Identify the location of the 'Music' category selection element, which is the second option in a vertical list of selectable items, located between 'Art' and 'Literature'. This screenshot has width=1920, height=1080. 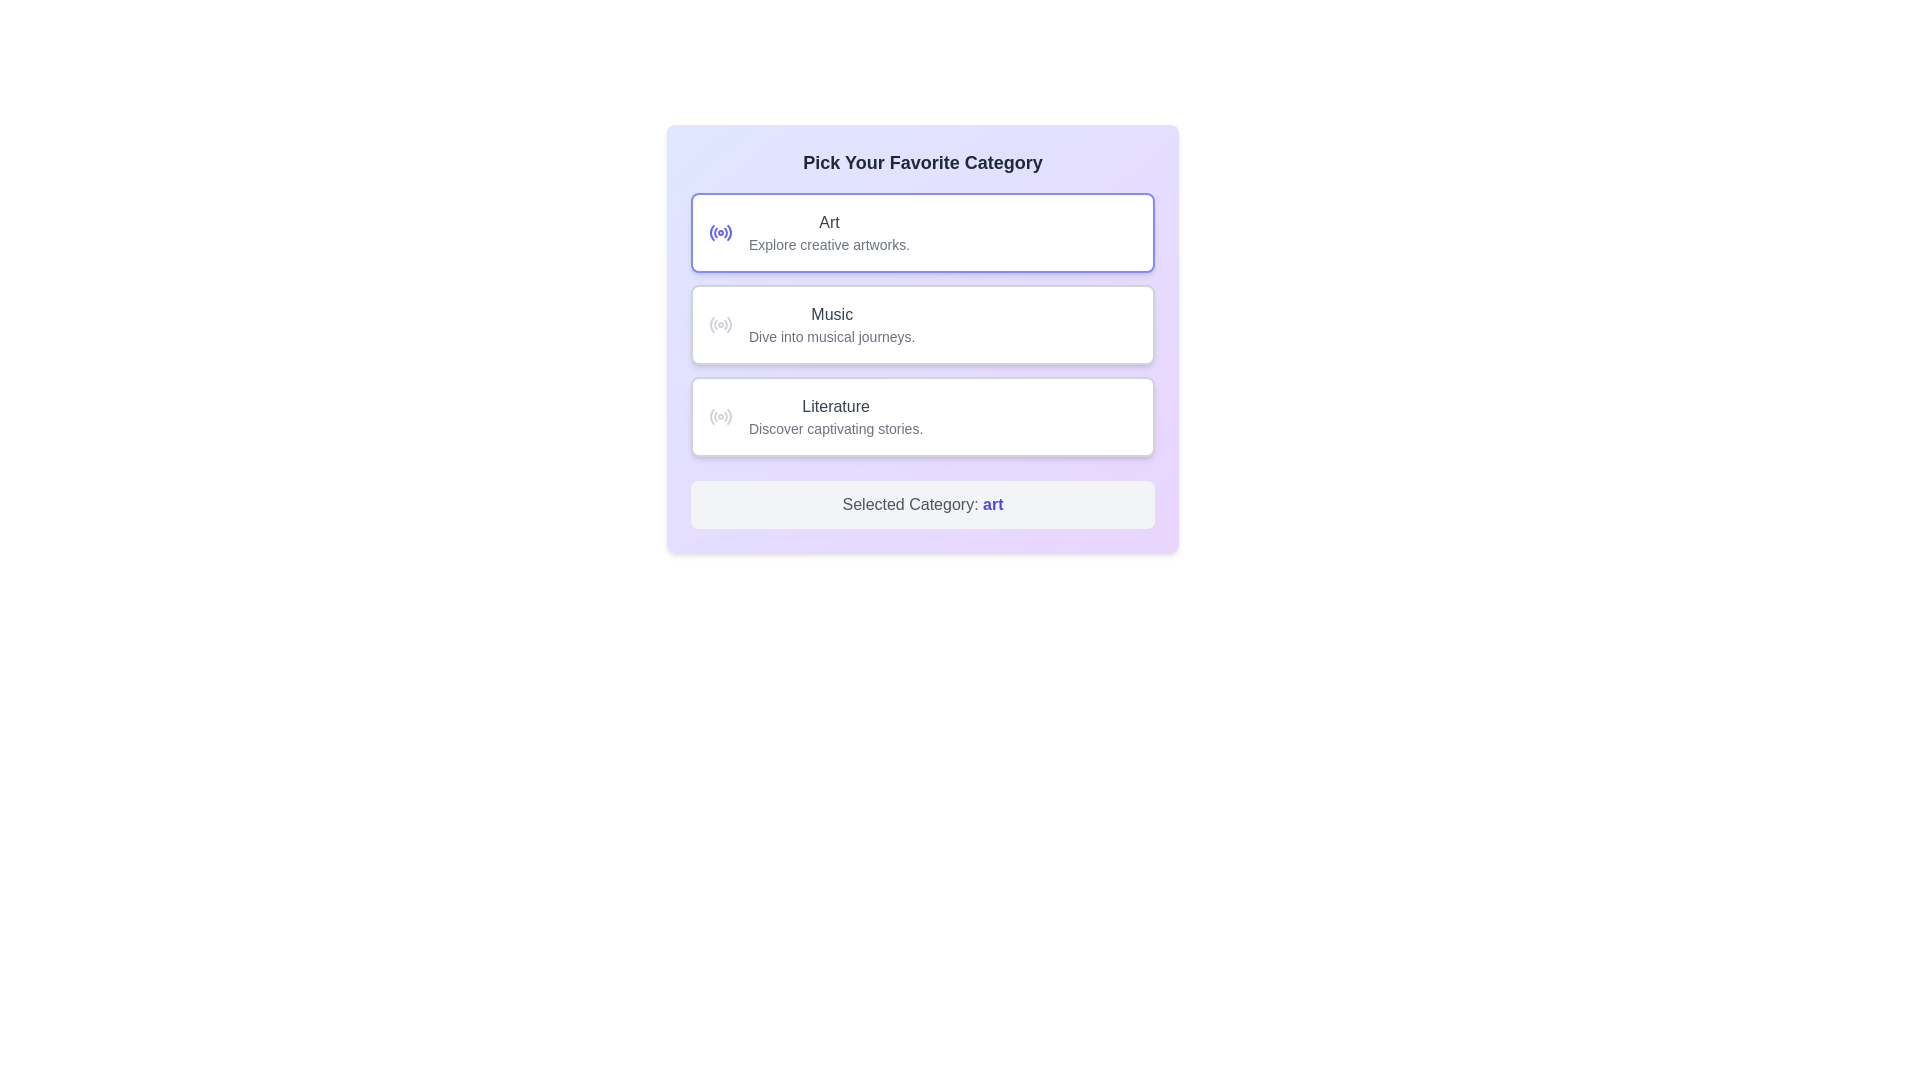
(832, 323).